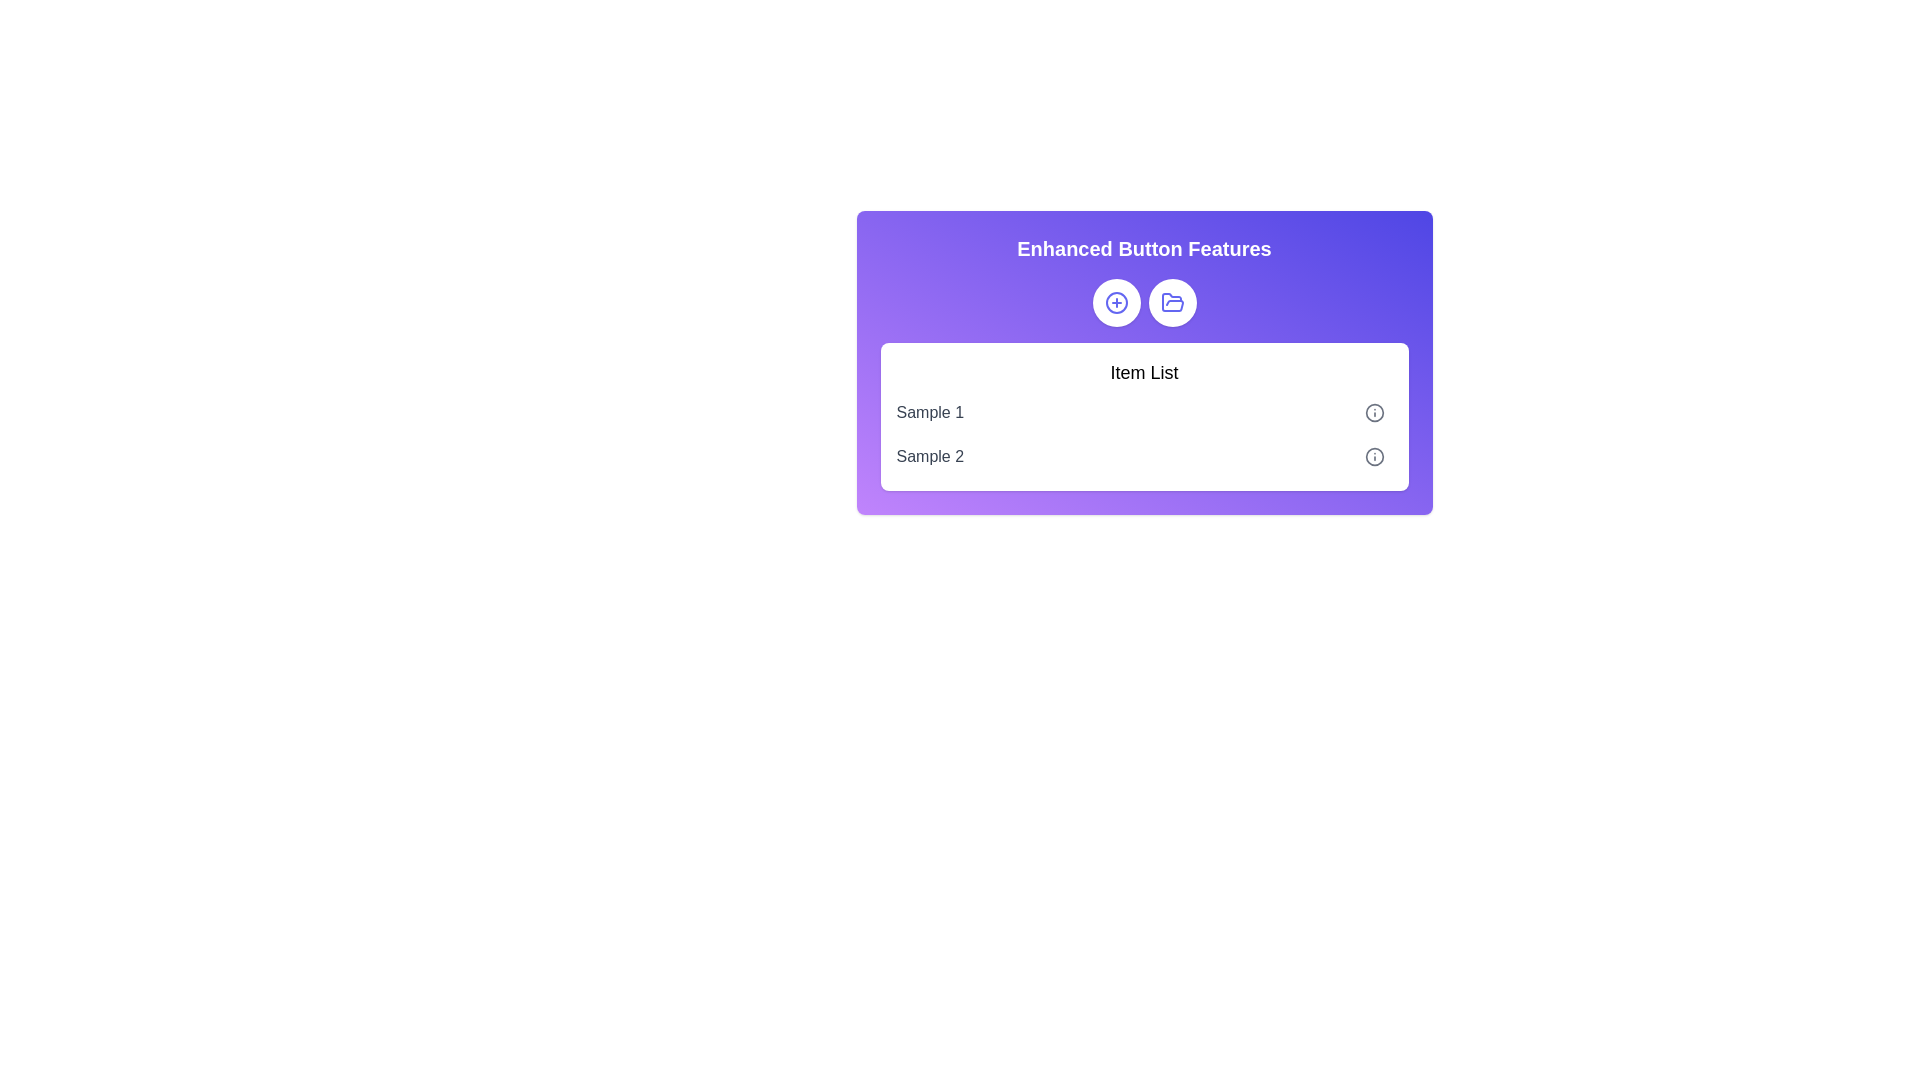  What do you see at coordinates (1373, 456) in the screenshot?
I see `the circular icon with a thin outline located to the right of the 'Item List' section in the interface` at bounding box center [1373, 456].